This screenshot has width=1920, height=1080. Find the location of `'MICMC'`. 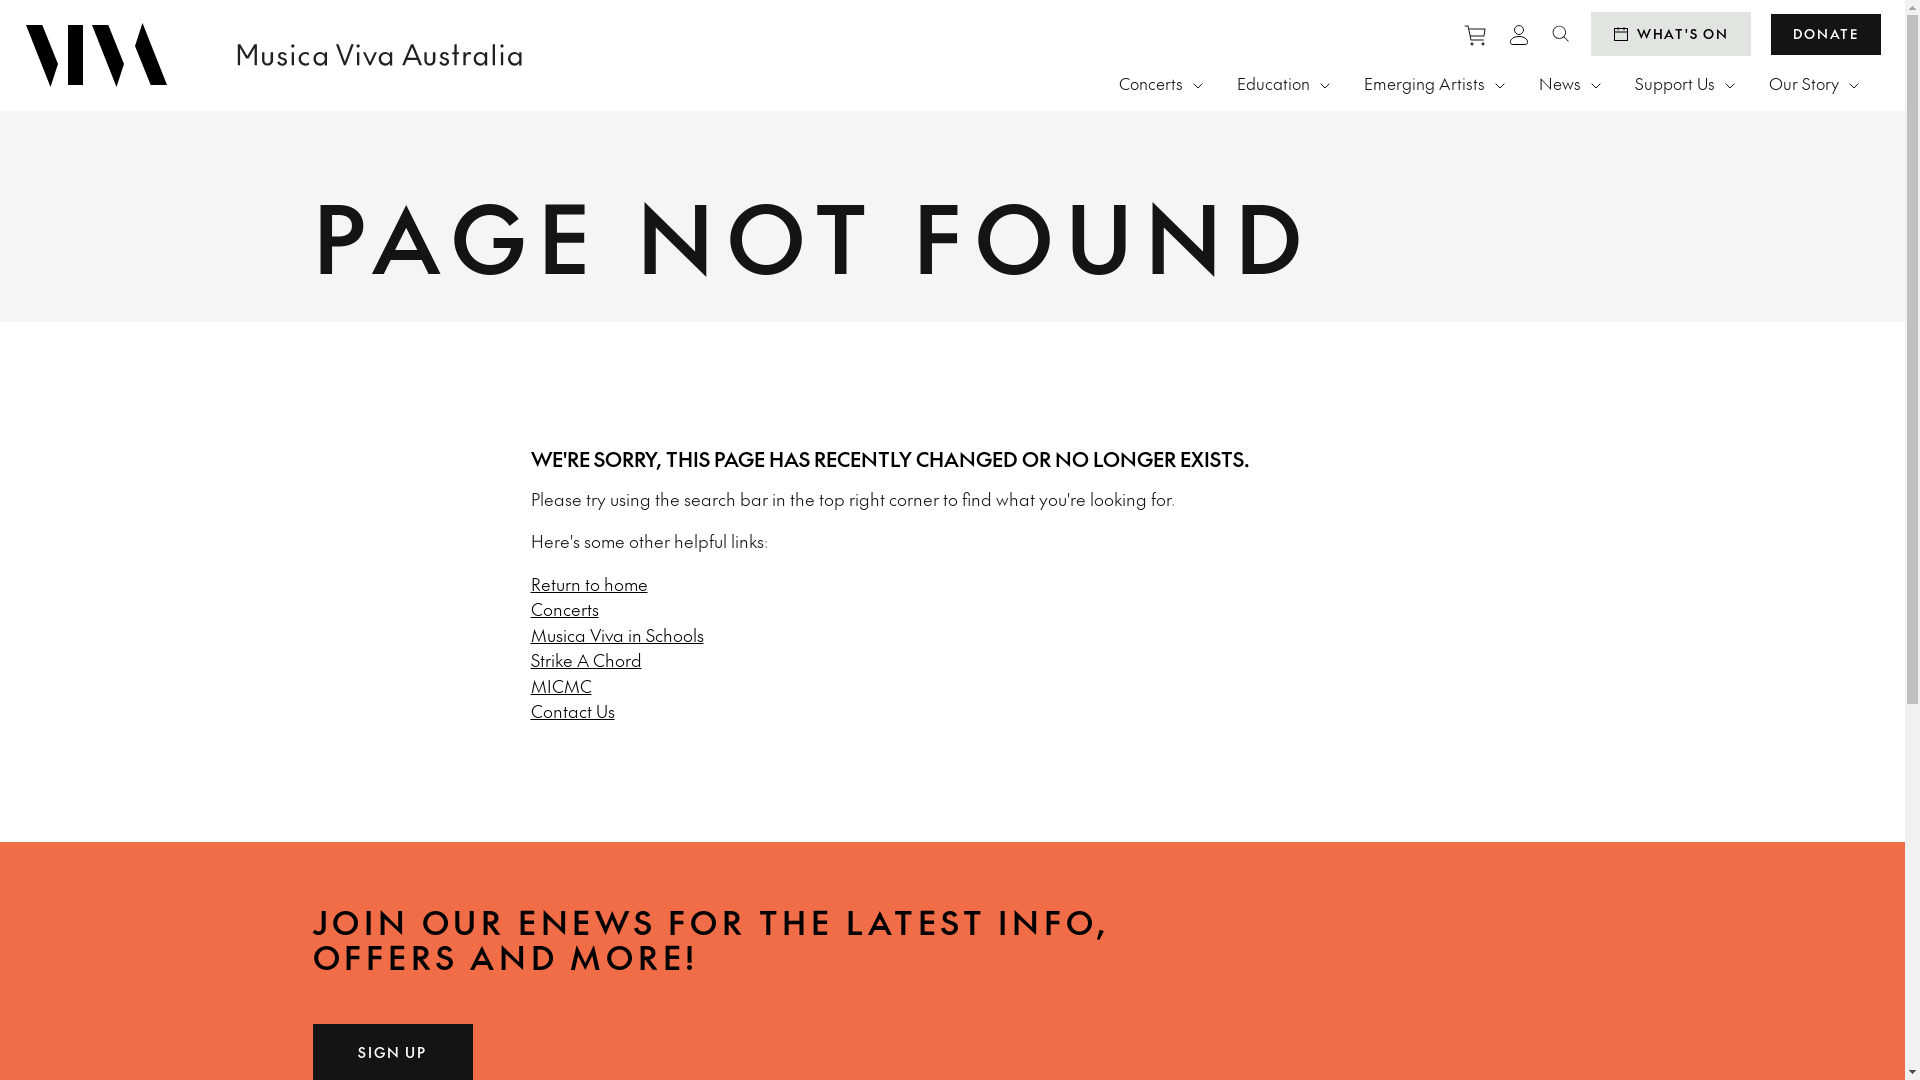

'MICMC' is located at coordinates (560, 685).